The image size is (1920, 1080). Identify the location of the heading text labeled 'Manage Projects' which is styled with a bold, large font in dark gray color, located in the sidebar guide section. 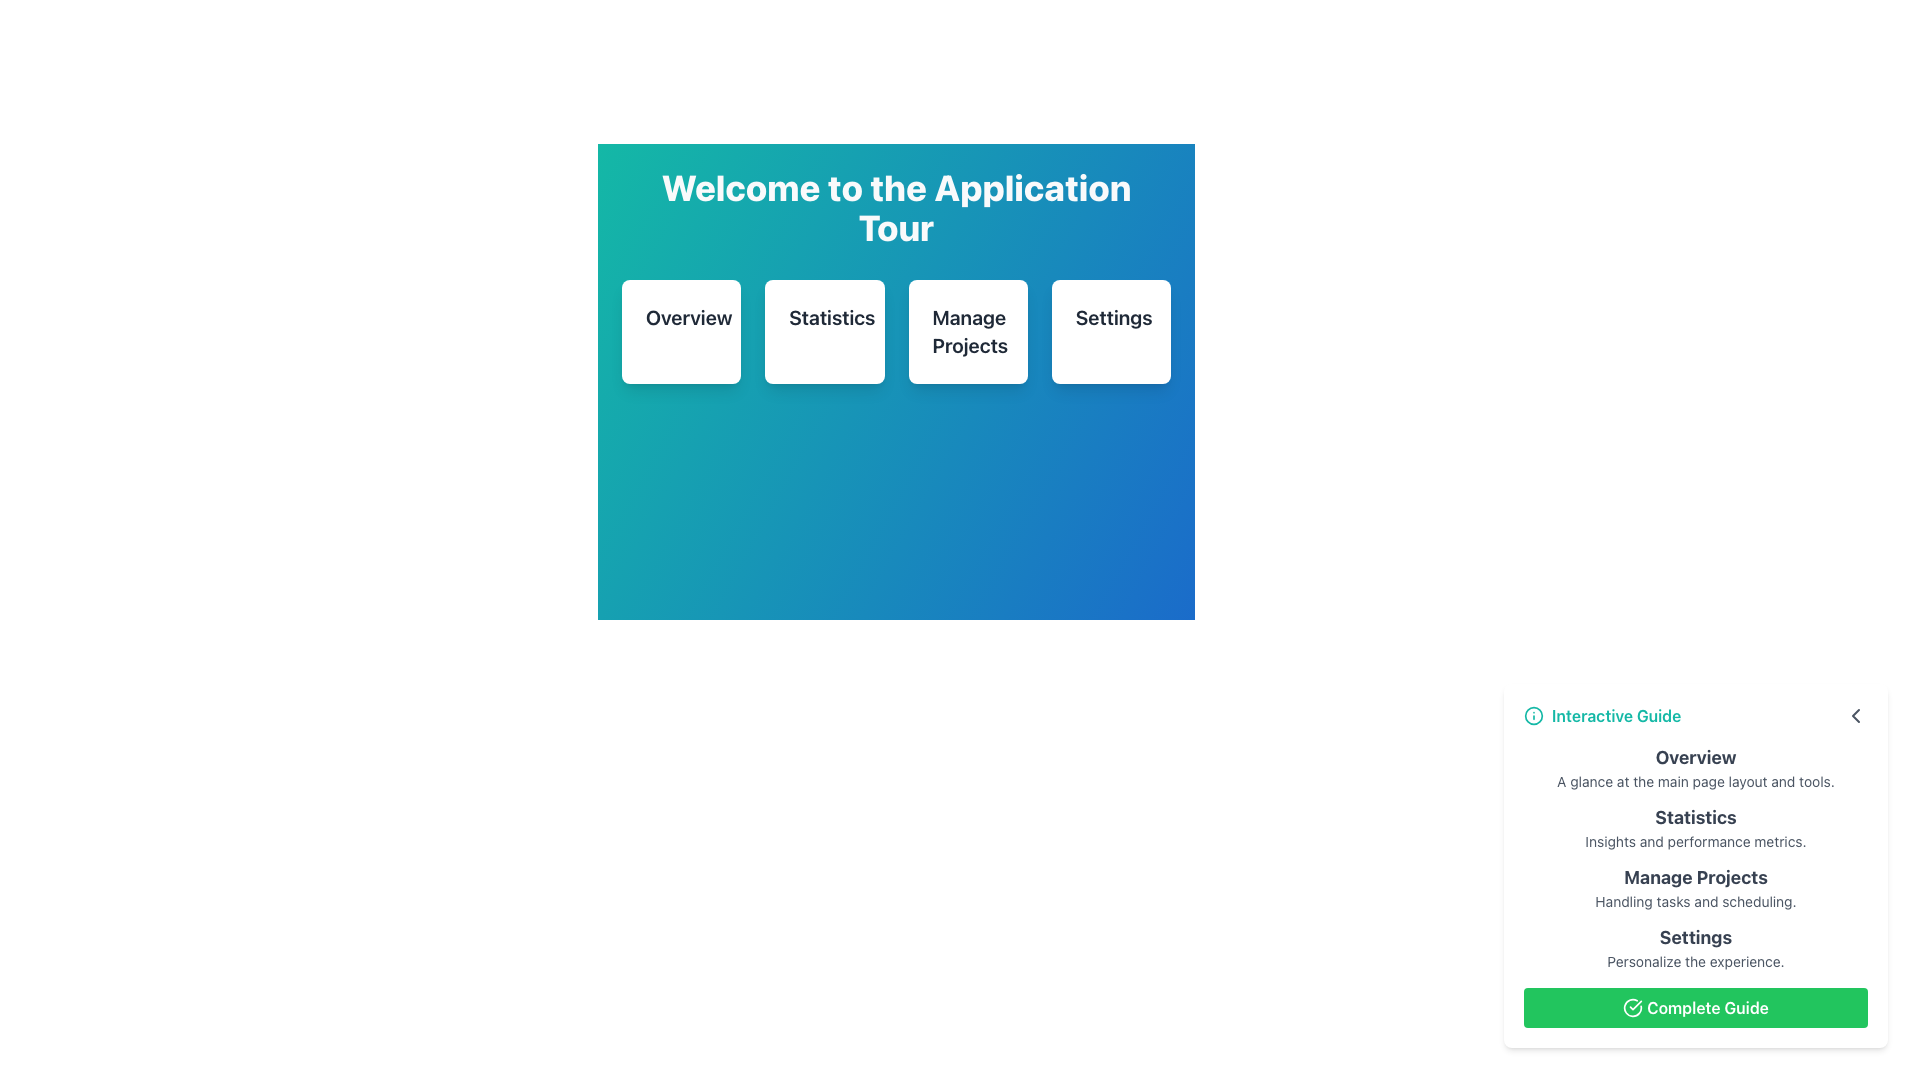
(1694, 877).